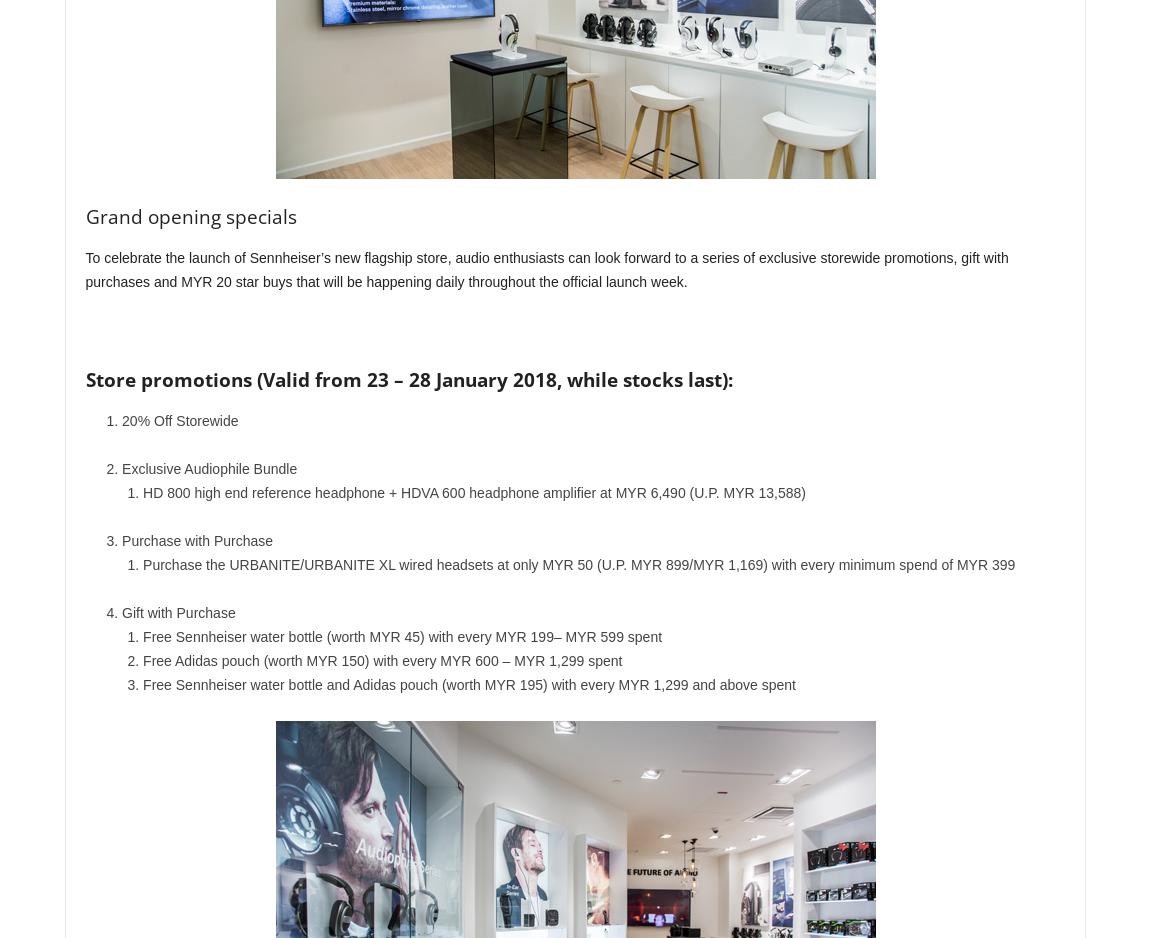 The width and height of the screenshot is (1150, 938). What do you see at coordinates (474, 493) in the screenshot?
I see `'HD 800 high end reference headphone + HDVA 600 headphone amplifier at MYR 6,490 (U.P. MYR 13,588)'` at bounding box center [474, 493].